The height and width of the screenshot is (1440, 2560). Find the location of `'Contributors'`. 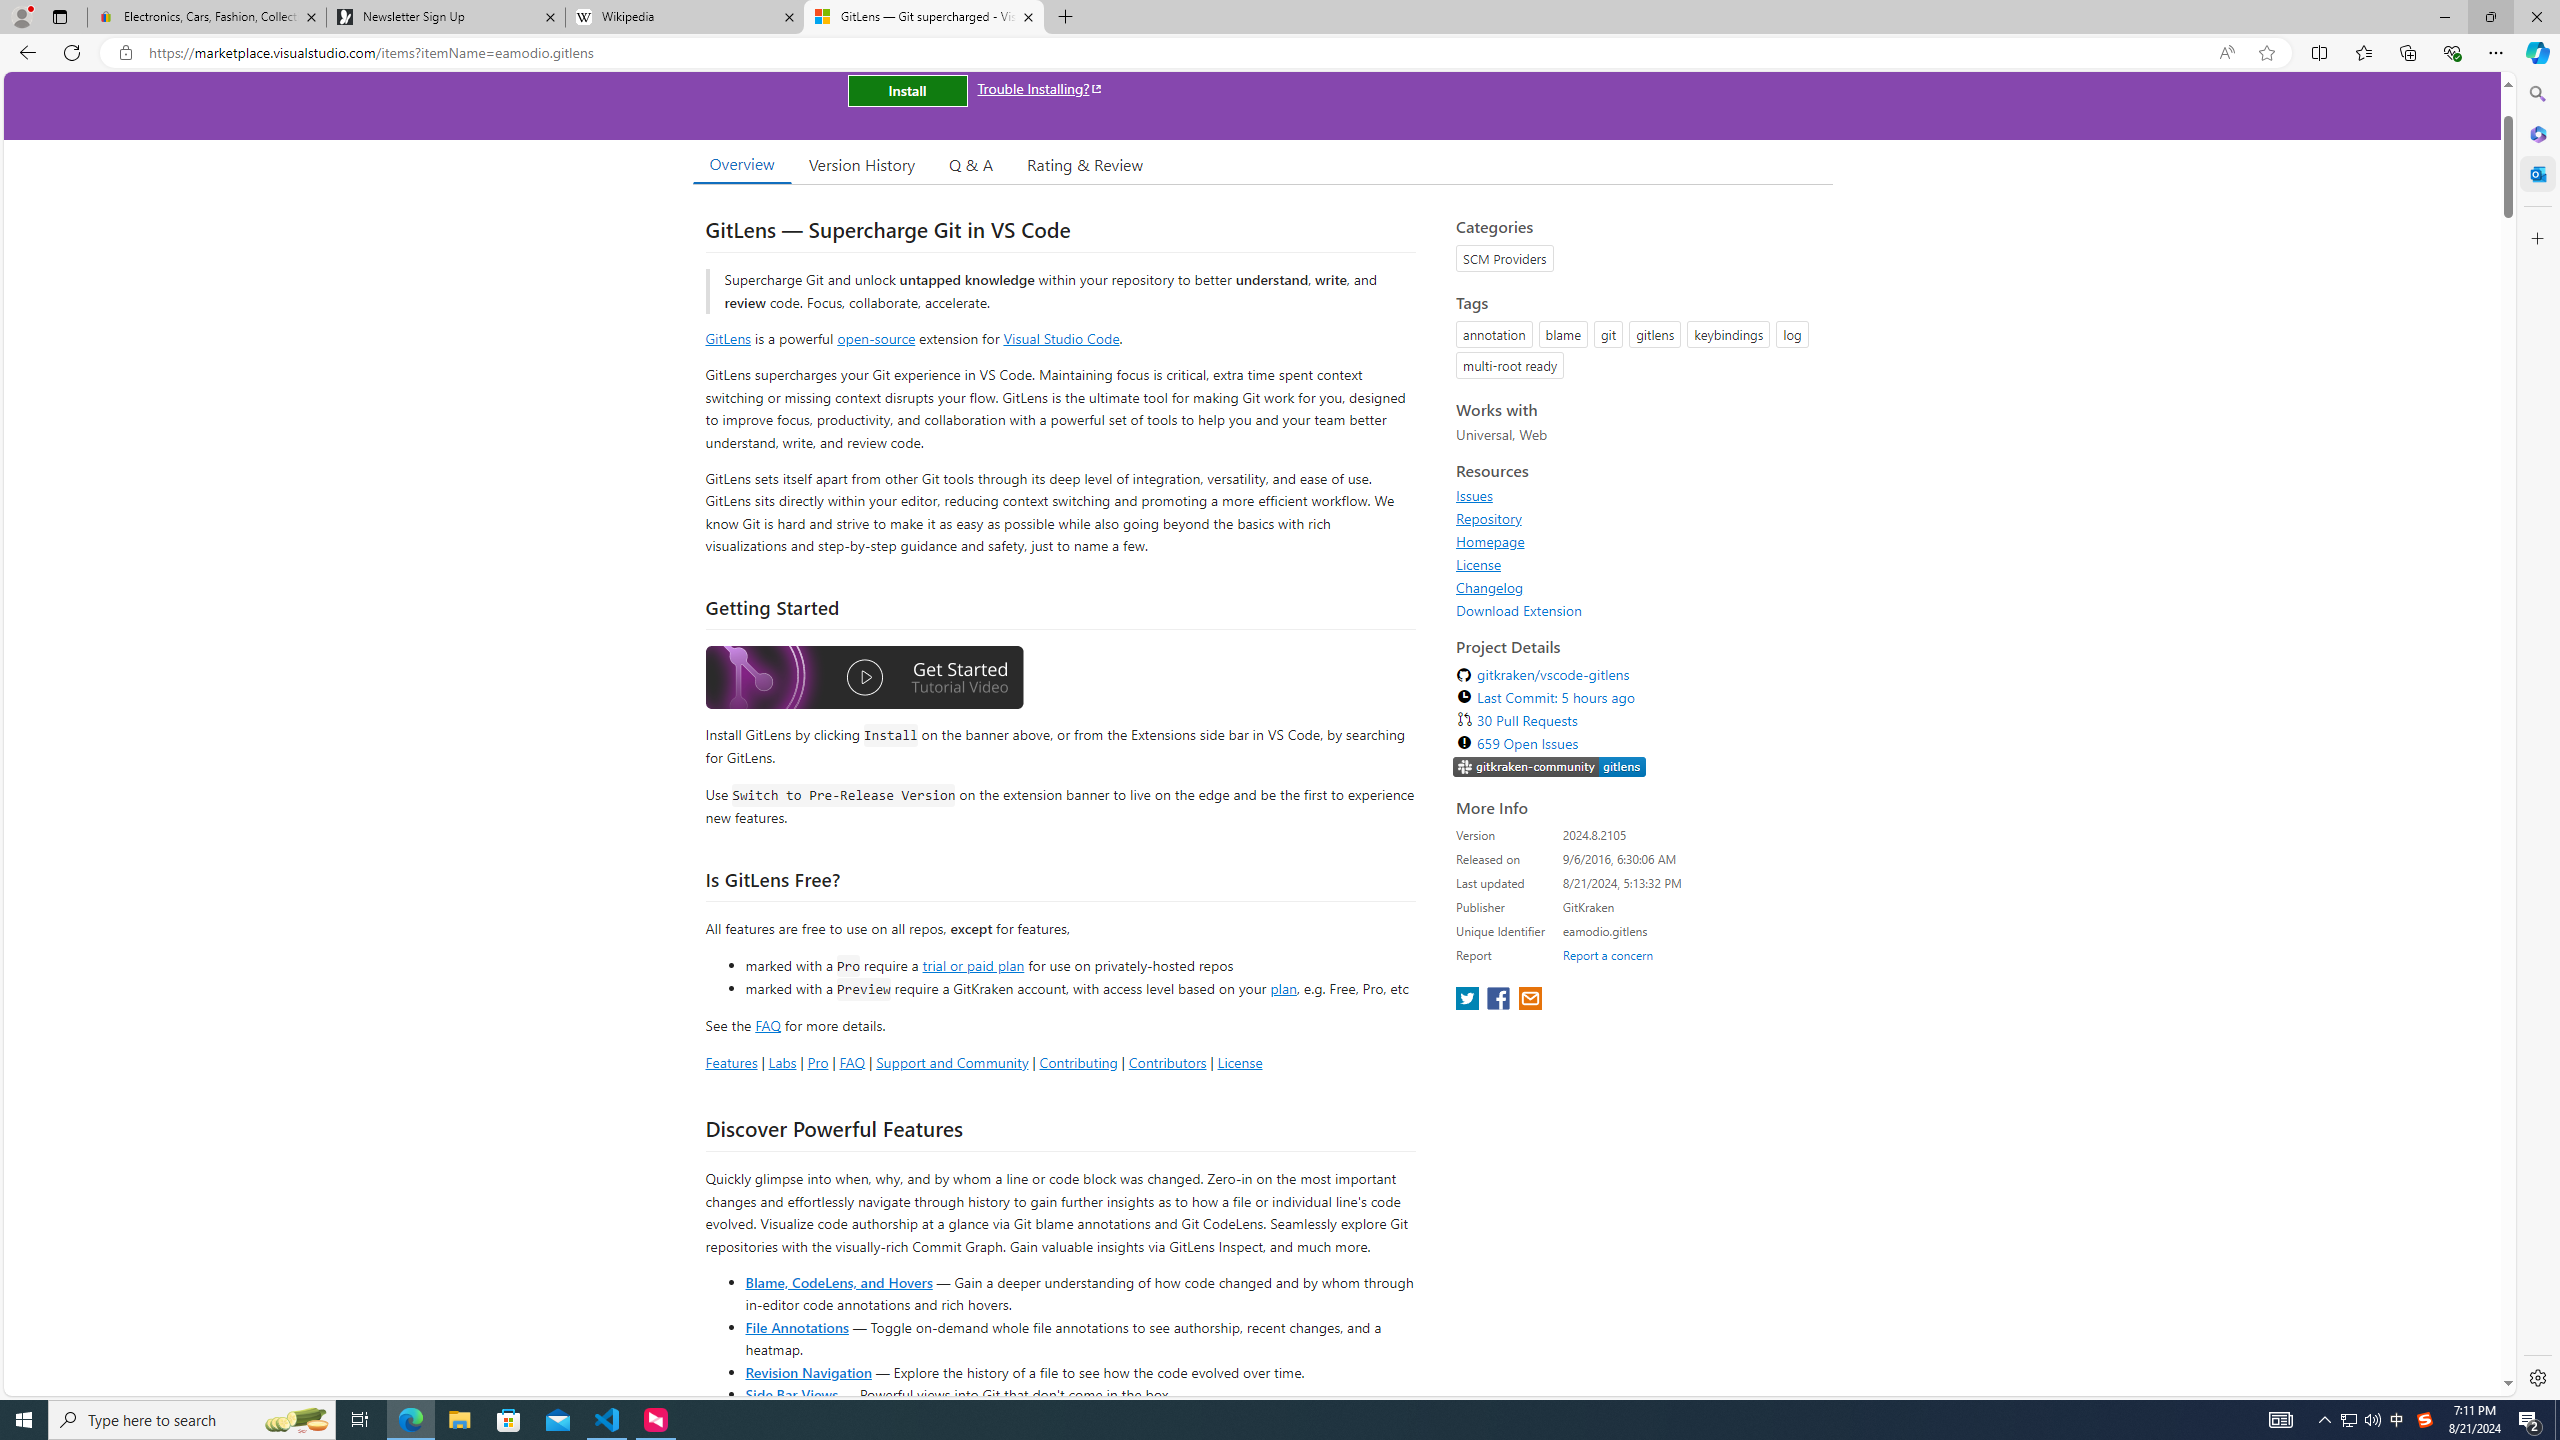

'Contributors' is located at coordinates (1166, 1061).